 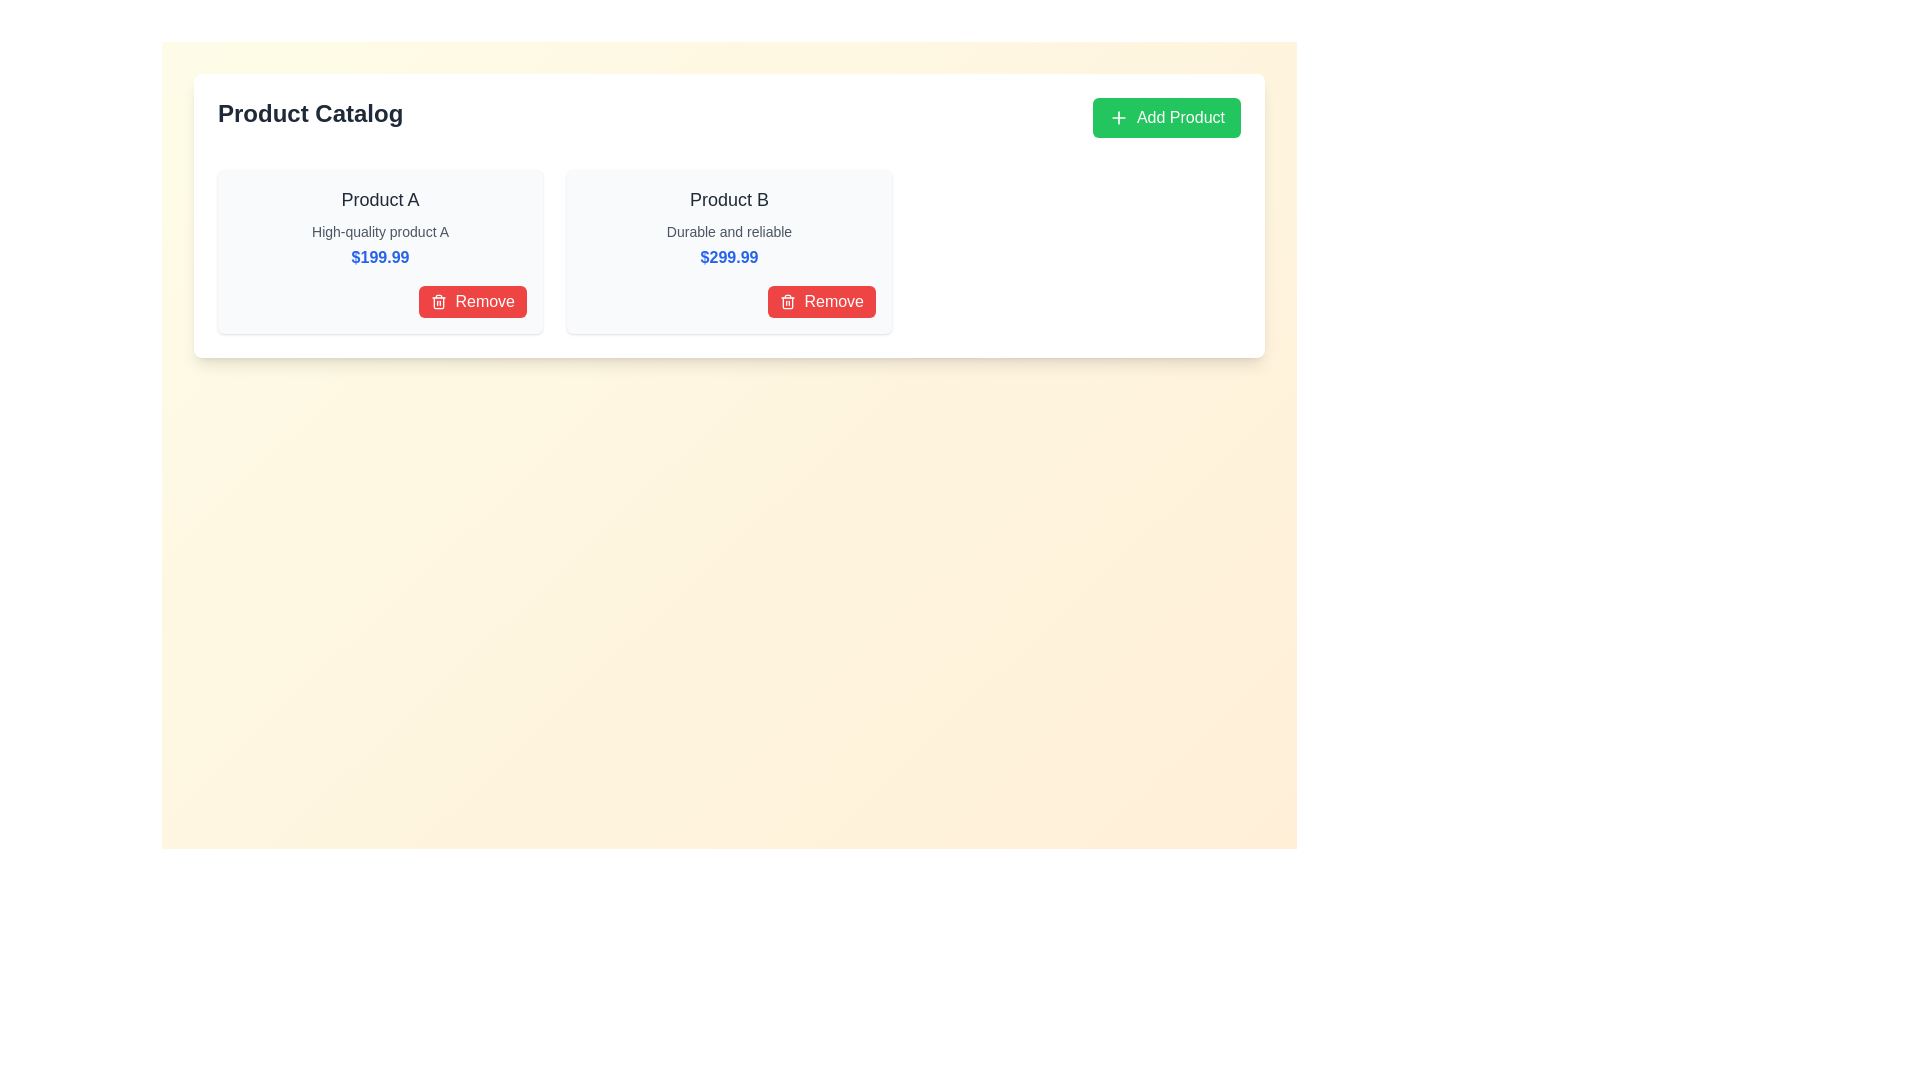 What do you see at coordinates (380, 230) in the screenshot?
I see `the Text description label located within the gray box of 'Product A', which provides context to the product title and is positioned above the price '$199.99'` at bounding box center [380, 230].